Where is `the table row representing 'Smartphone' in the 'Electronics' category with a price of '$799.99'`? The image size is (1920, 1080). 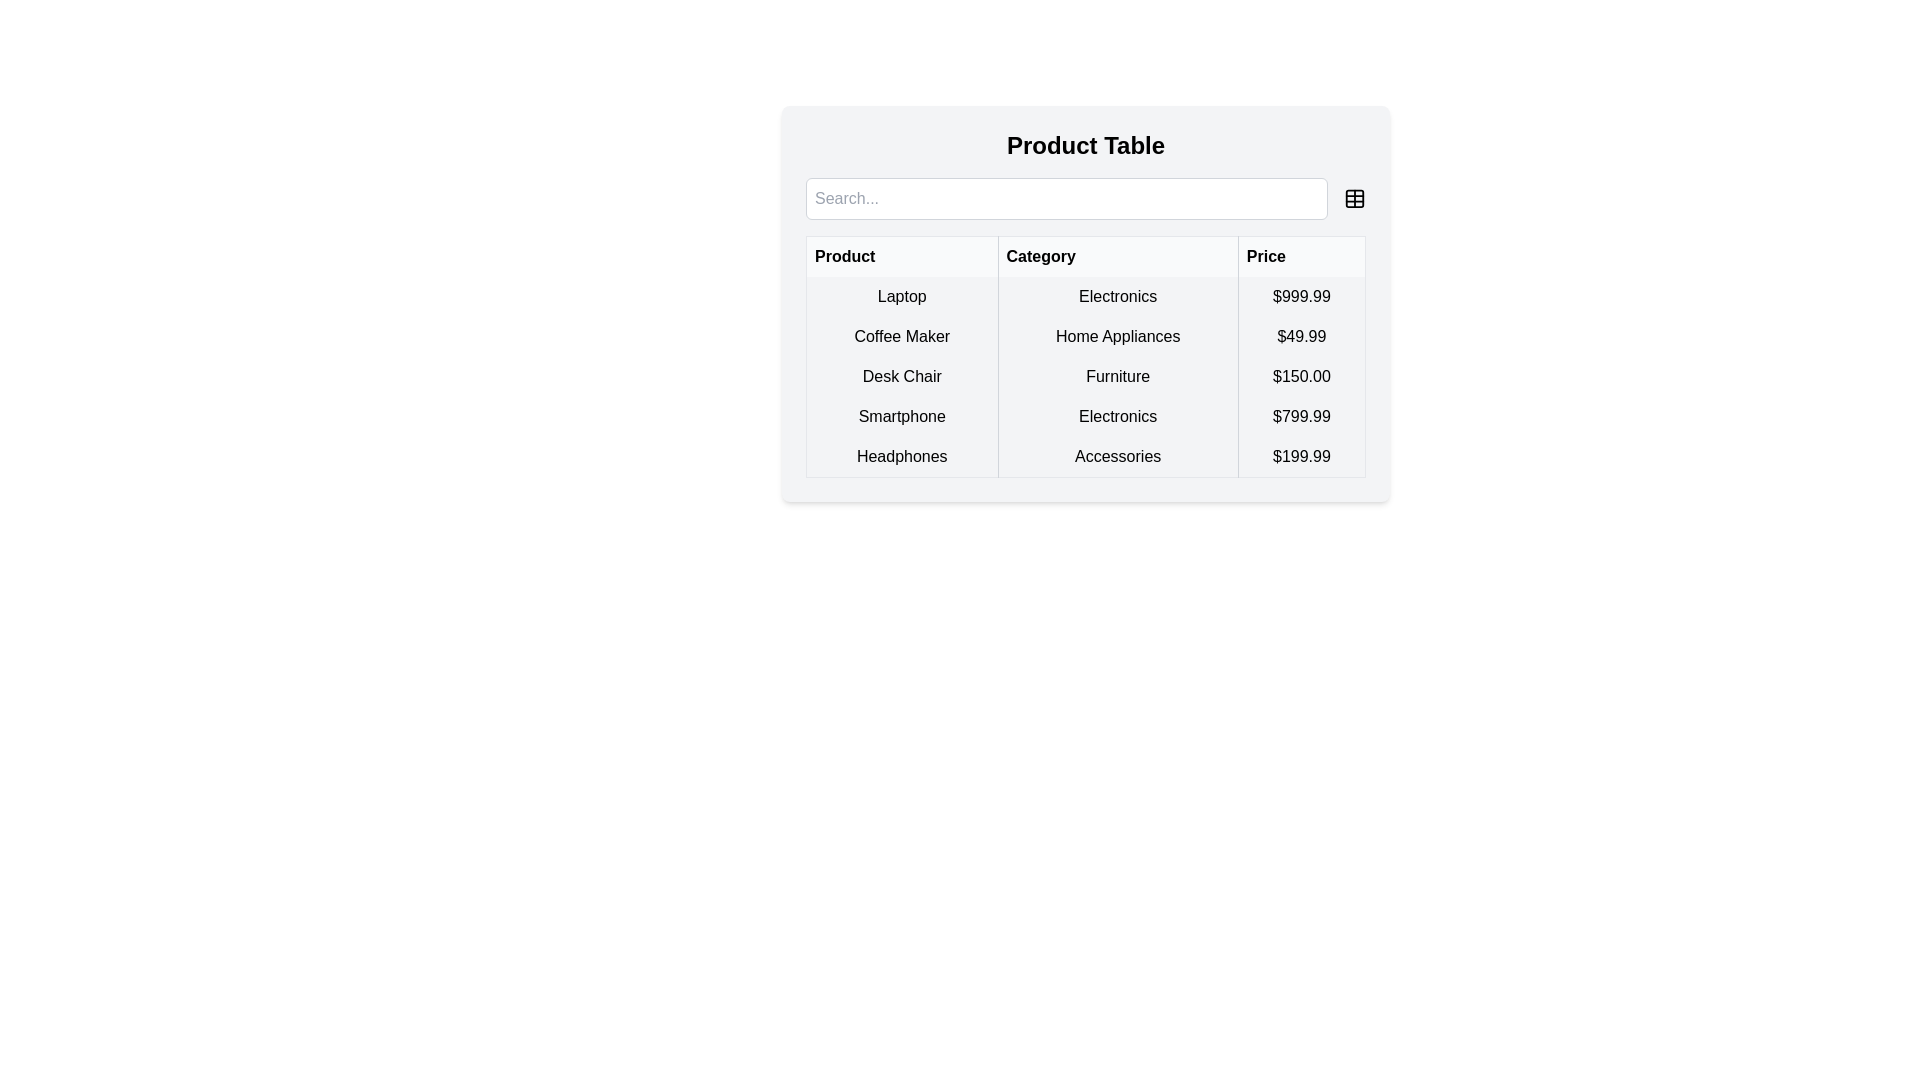 the table row representing 'Smartphone' in the 'Electronics' category with a price of '$799.99' is located at coordinates (1084, 415).